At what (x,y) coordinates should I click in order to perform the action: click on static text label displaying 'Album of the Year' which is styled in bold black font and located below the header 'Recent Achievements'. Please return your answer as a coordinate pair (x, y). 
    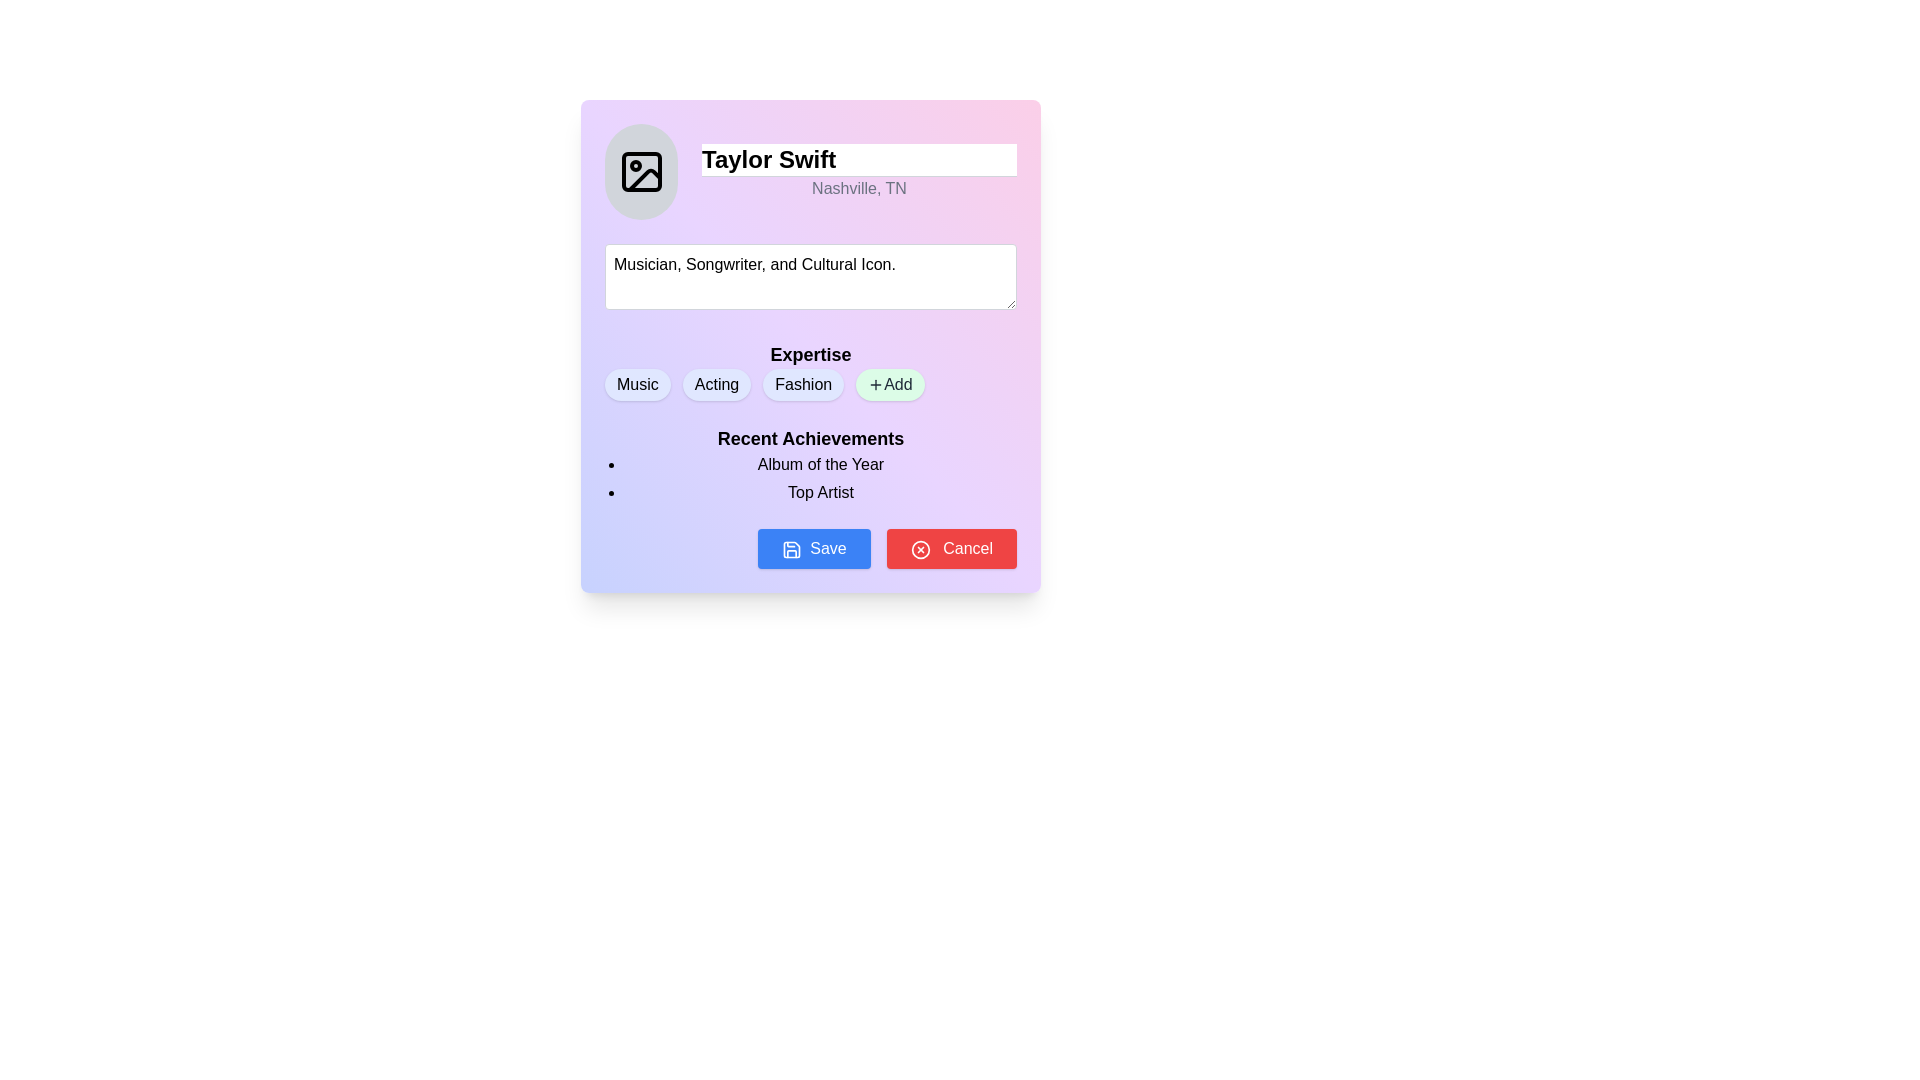
    Looking at the image, I should click on (820, 465).